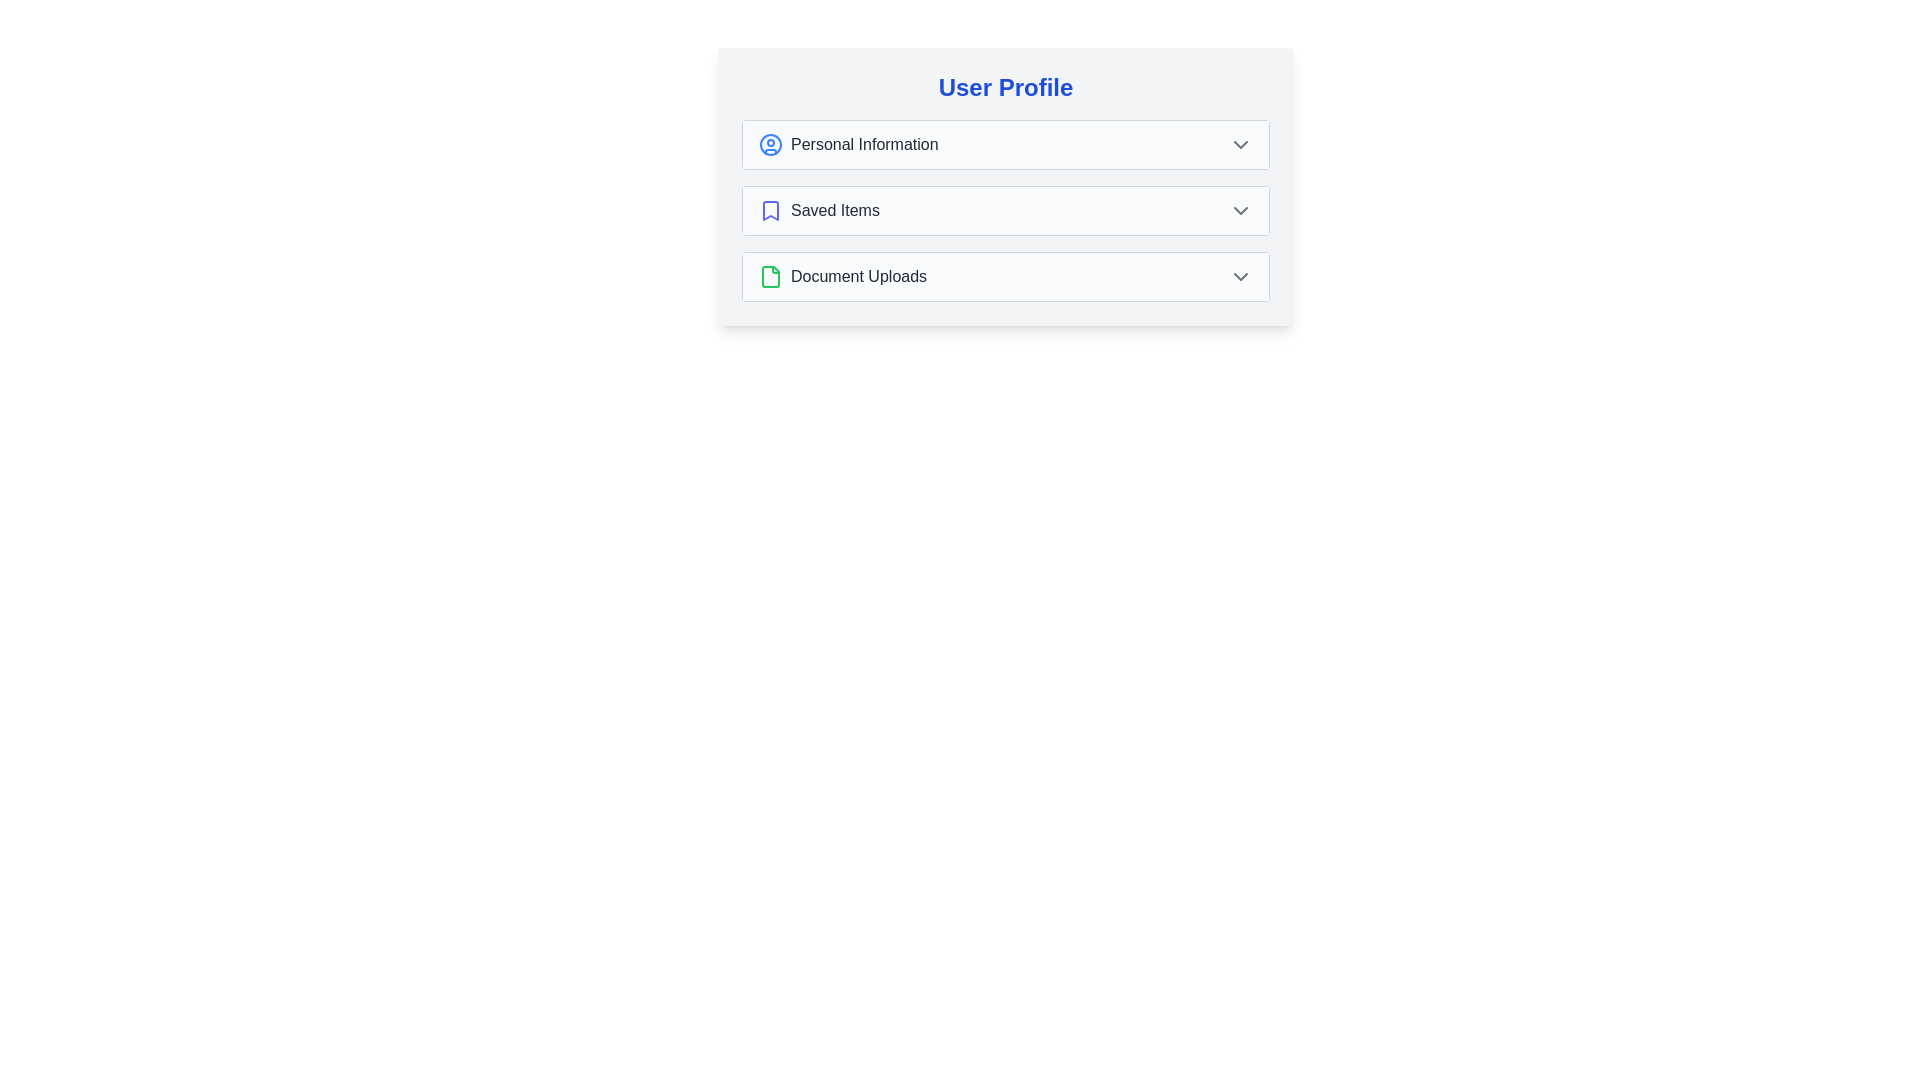  What do you see at coordinates (770, 144) in the screenshot?
I see `the circular SVG graphic icon representing a profile picture, which is located within the 'Personal Information' section of the 'User Profile' card` at bounding box center [770, 144].